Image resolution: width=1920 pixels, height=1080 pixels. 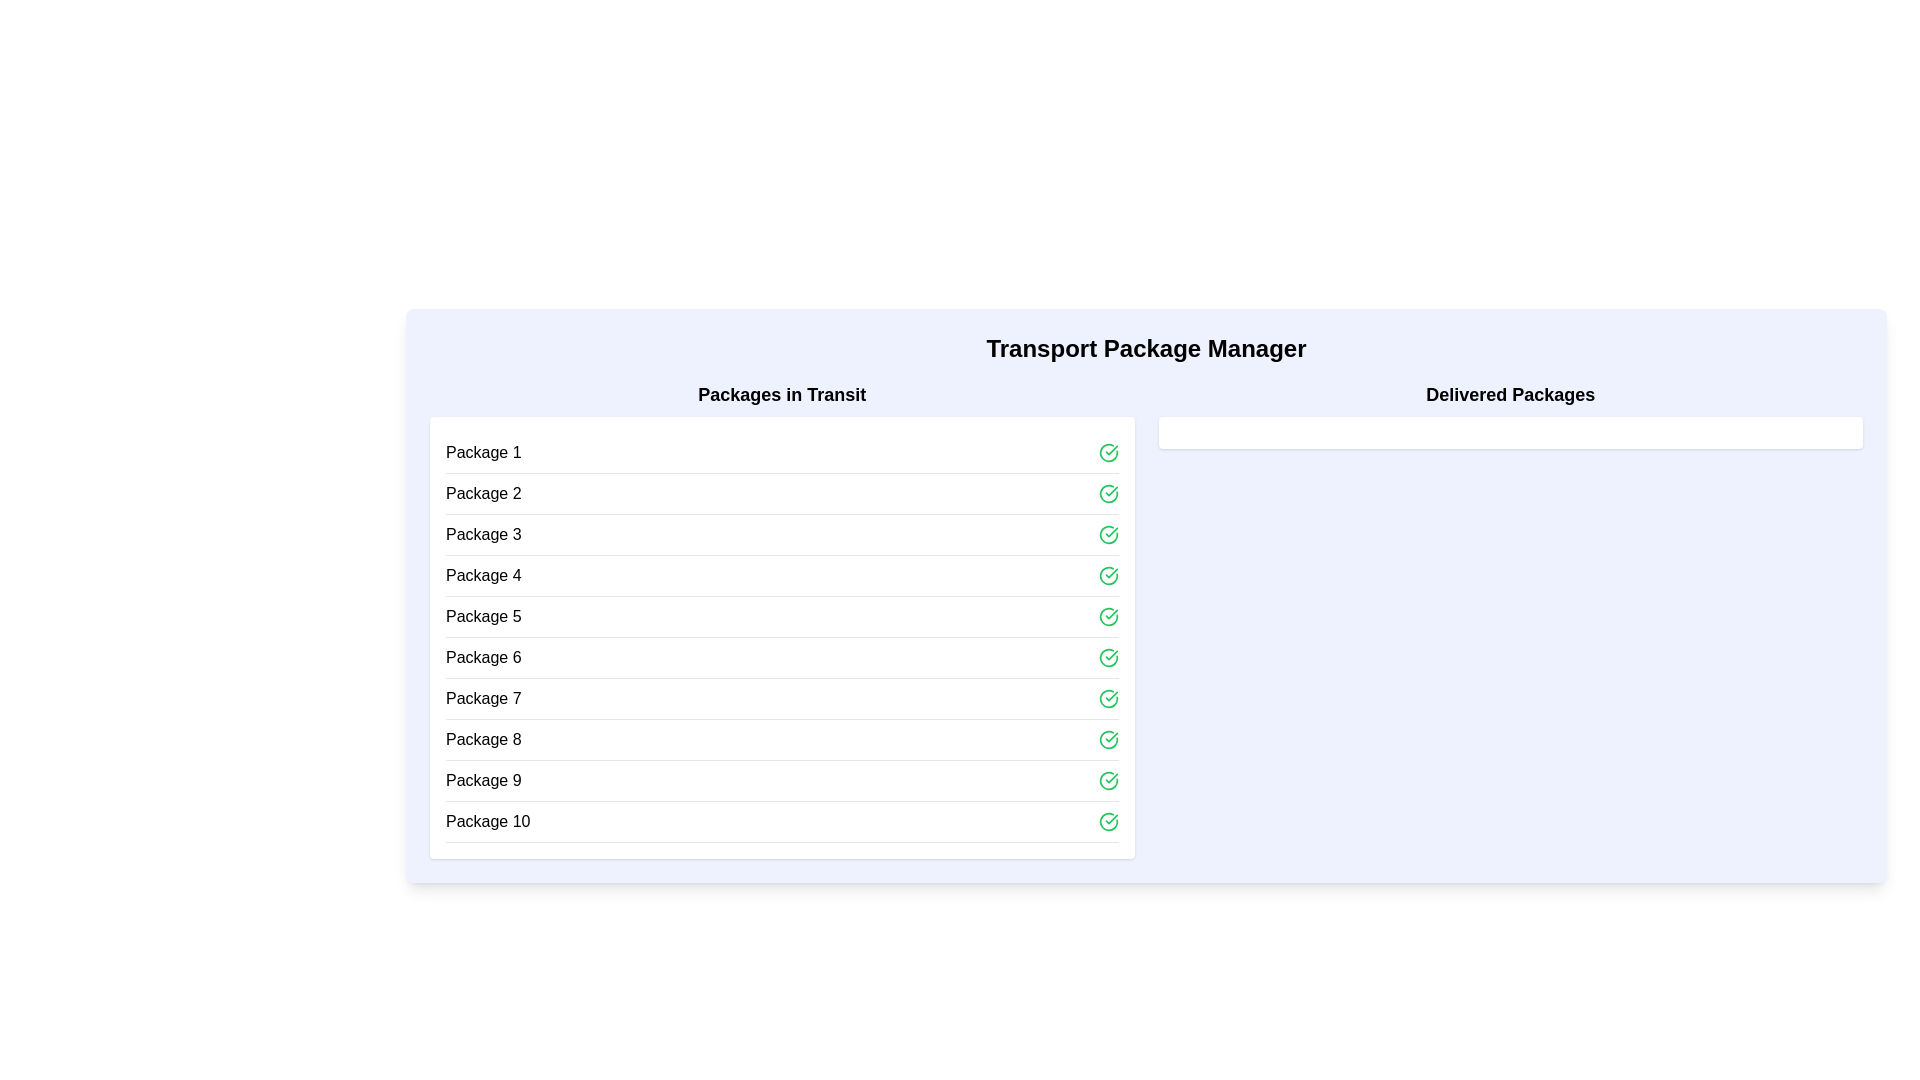 What do you see at coordinates (781, 780) in the screenshot?
I see `the ninth item in the 'Packages in Transit' list` at bounding box center [781, 780].